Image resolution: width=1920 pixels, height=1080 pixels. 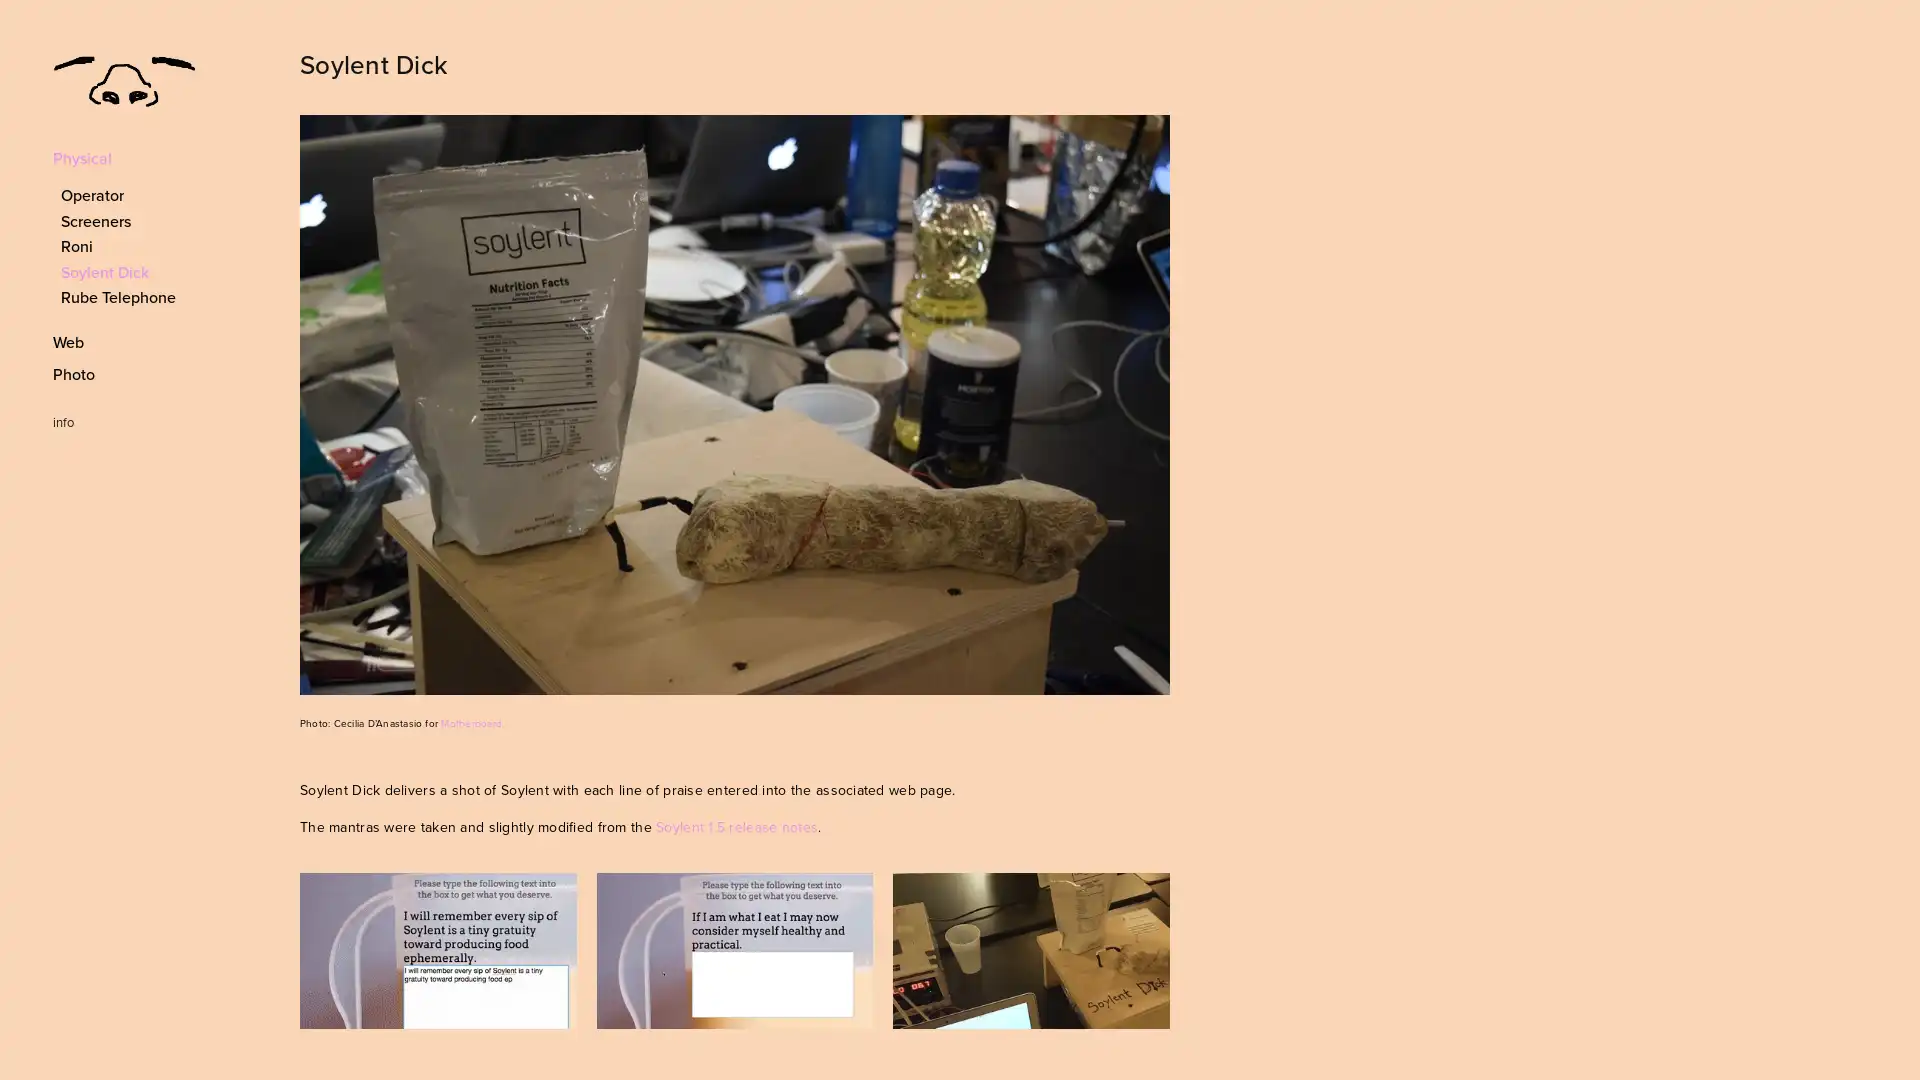 I want to click on View fullsize soylent-dick-mantras.gif, so click(x=733, y=949).